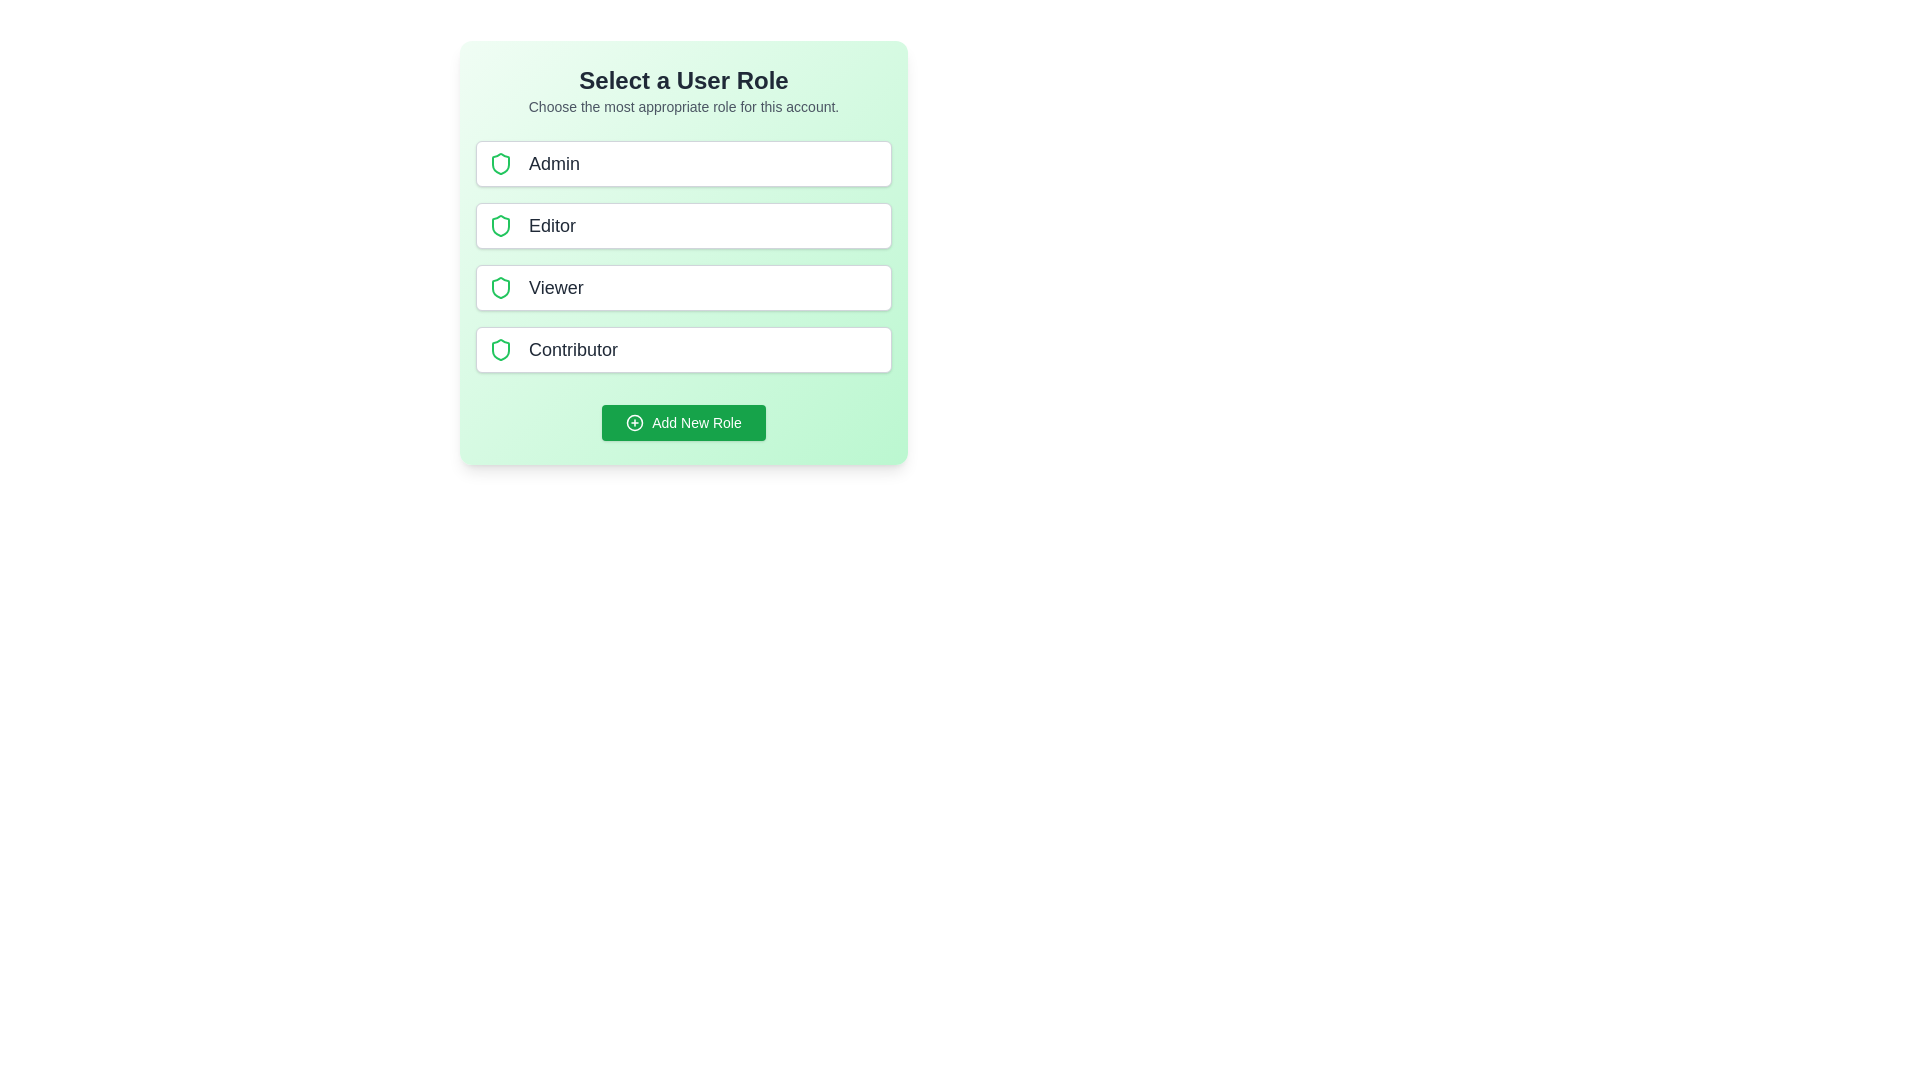  I want to click on the role Editor to select it, so click(684, 225).